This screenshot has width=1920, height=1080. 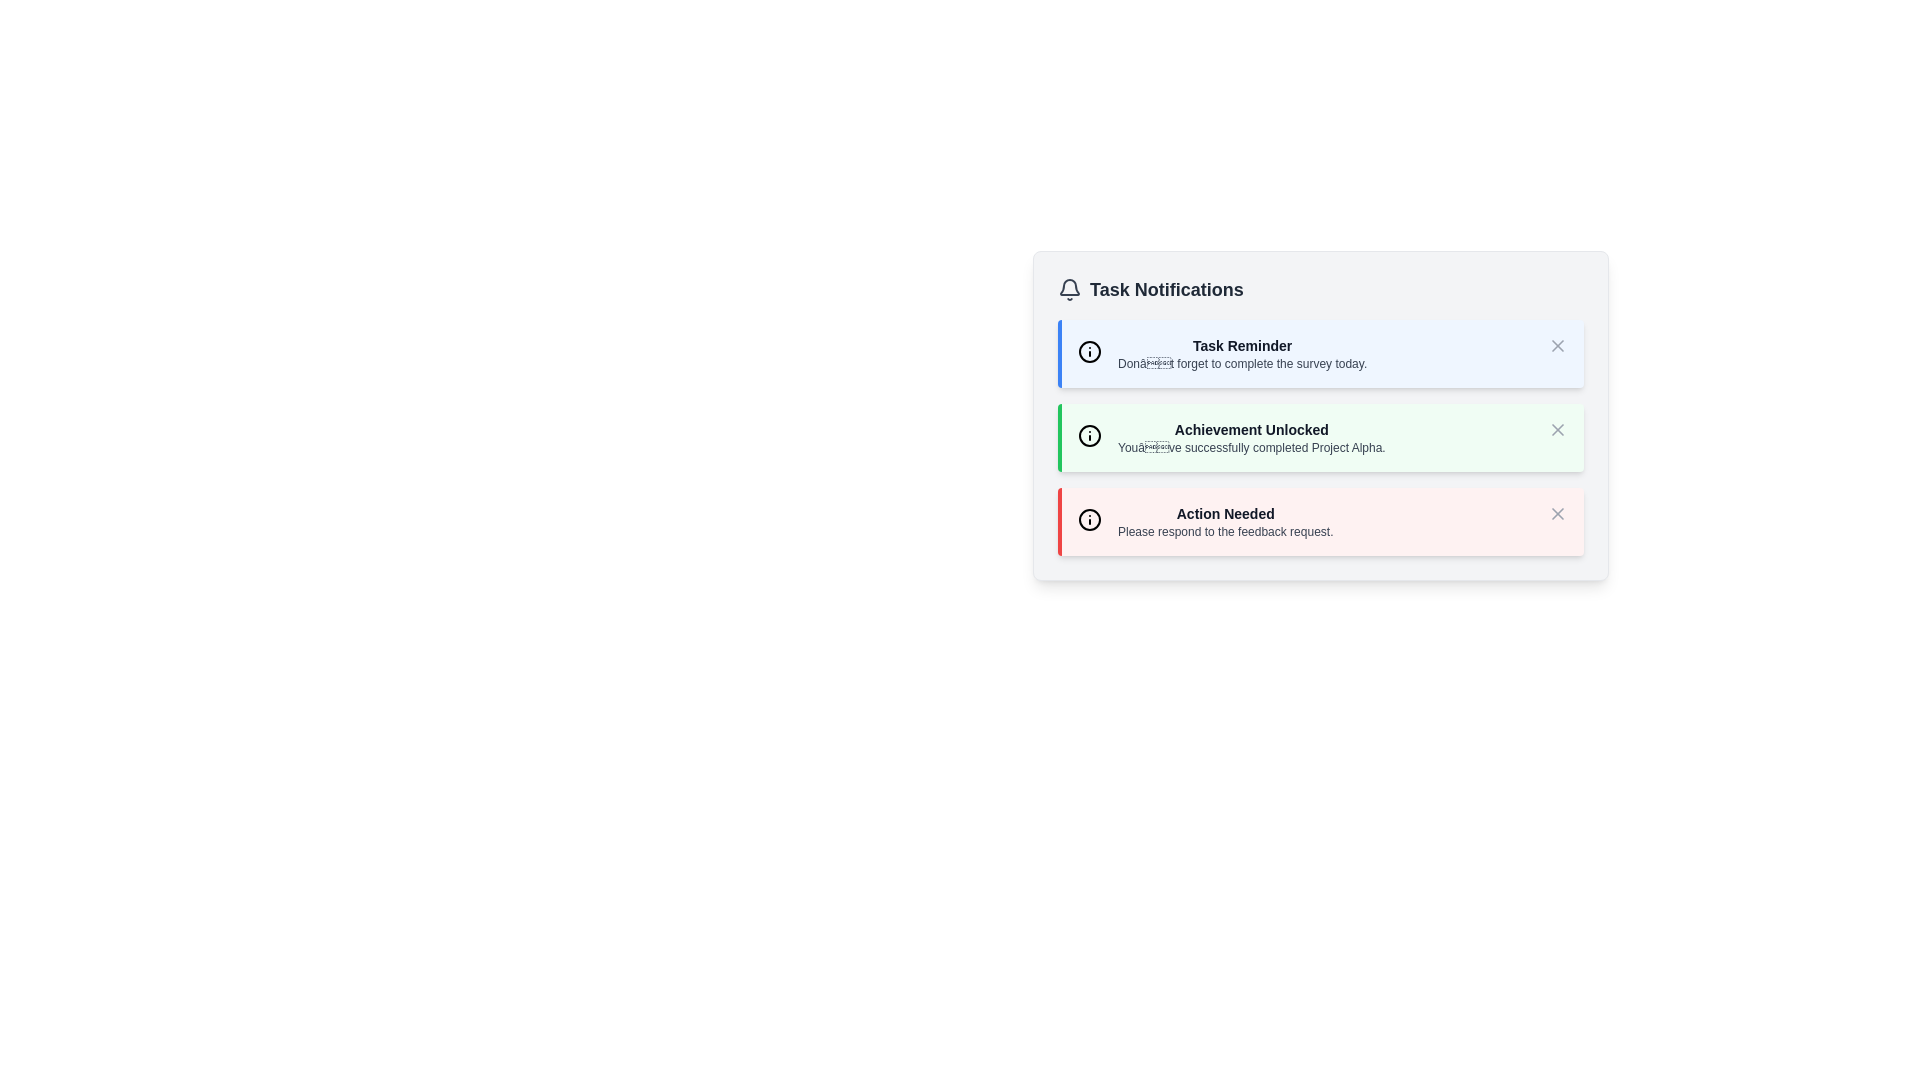 What do you see at coordinates (1088, 519) in the screenshot?
I see `the decorative SVG Circle that serves as the outer boundary of the information icon within the notification interface, located at the start of the first notification card` at bounding box center [1088, 519].